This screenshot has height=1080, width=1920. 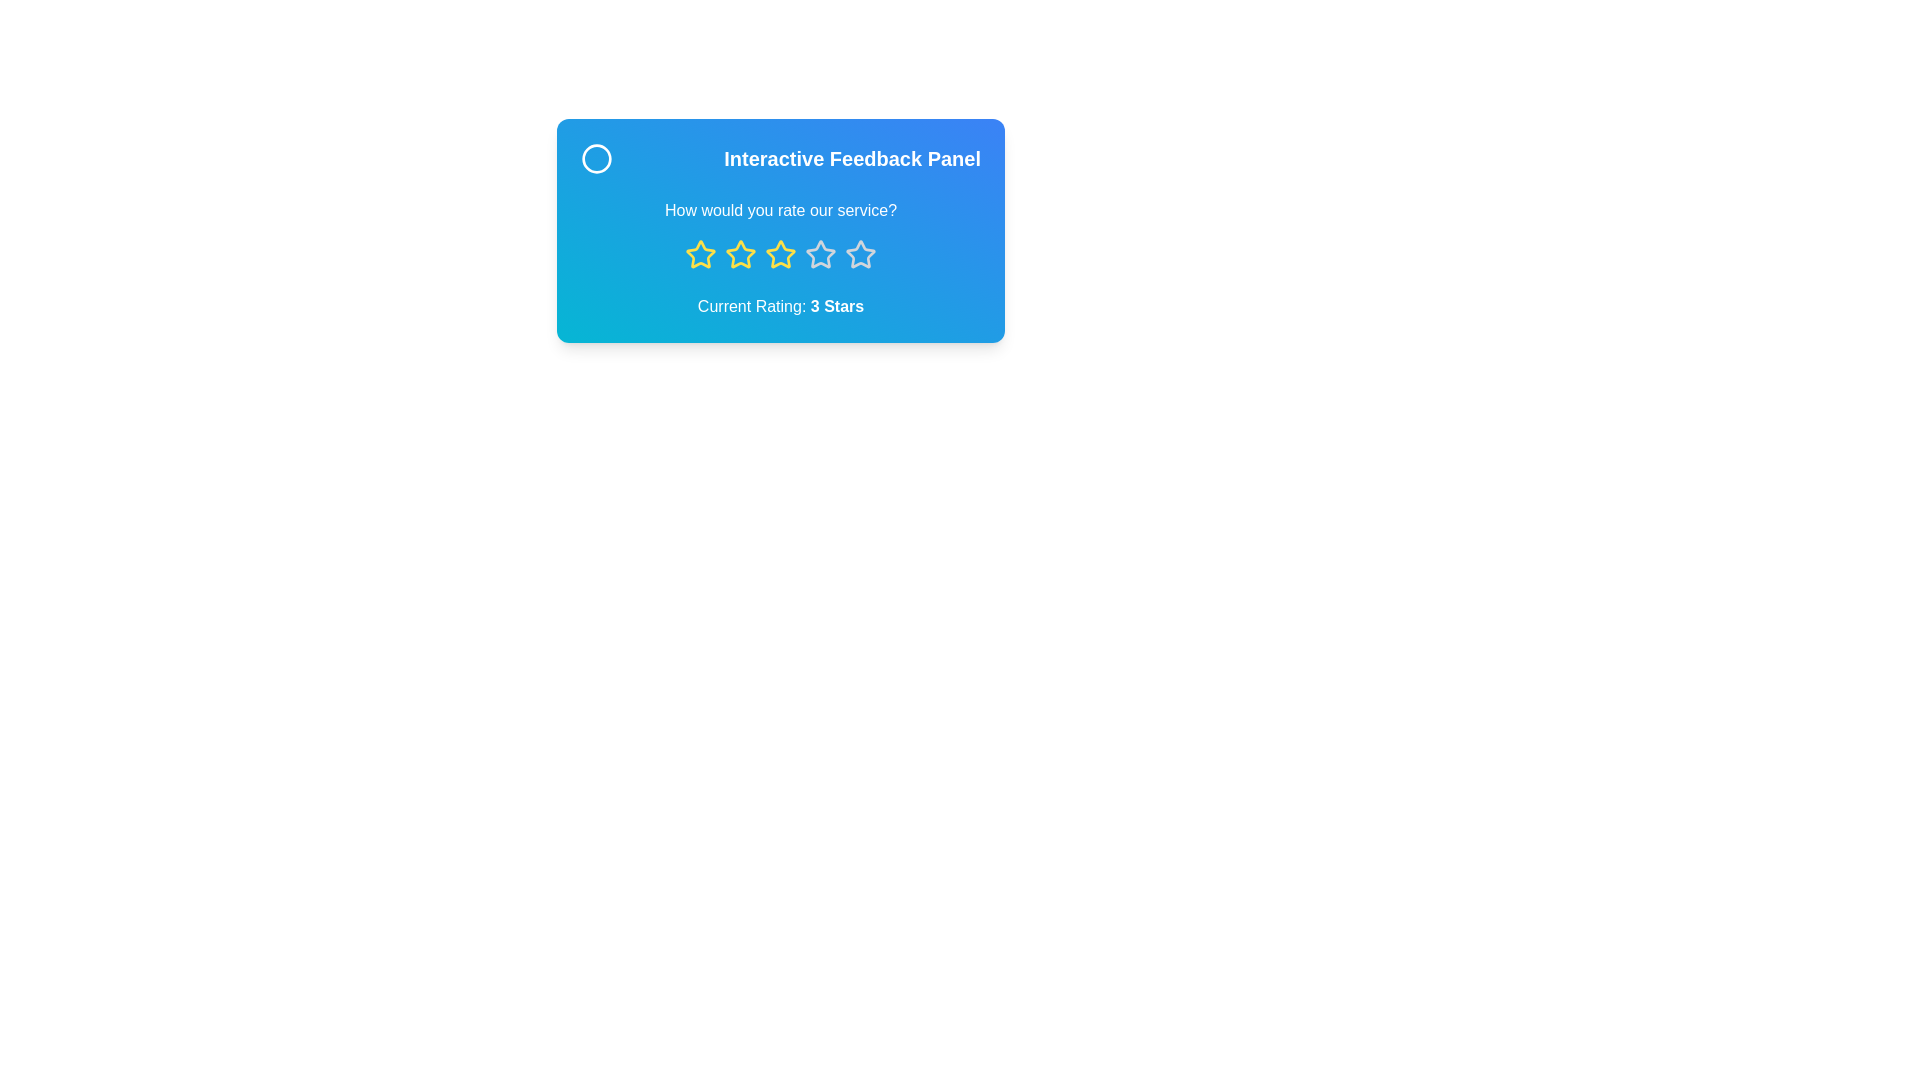 What do you see at coordinates (837, 306) in the screenshot?
I see `the static text displaying '3 Stars' in bold white font against a gradient blue background, which conveys the current rating status and is positioned below the star icons` at bounding box center [837, 306].